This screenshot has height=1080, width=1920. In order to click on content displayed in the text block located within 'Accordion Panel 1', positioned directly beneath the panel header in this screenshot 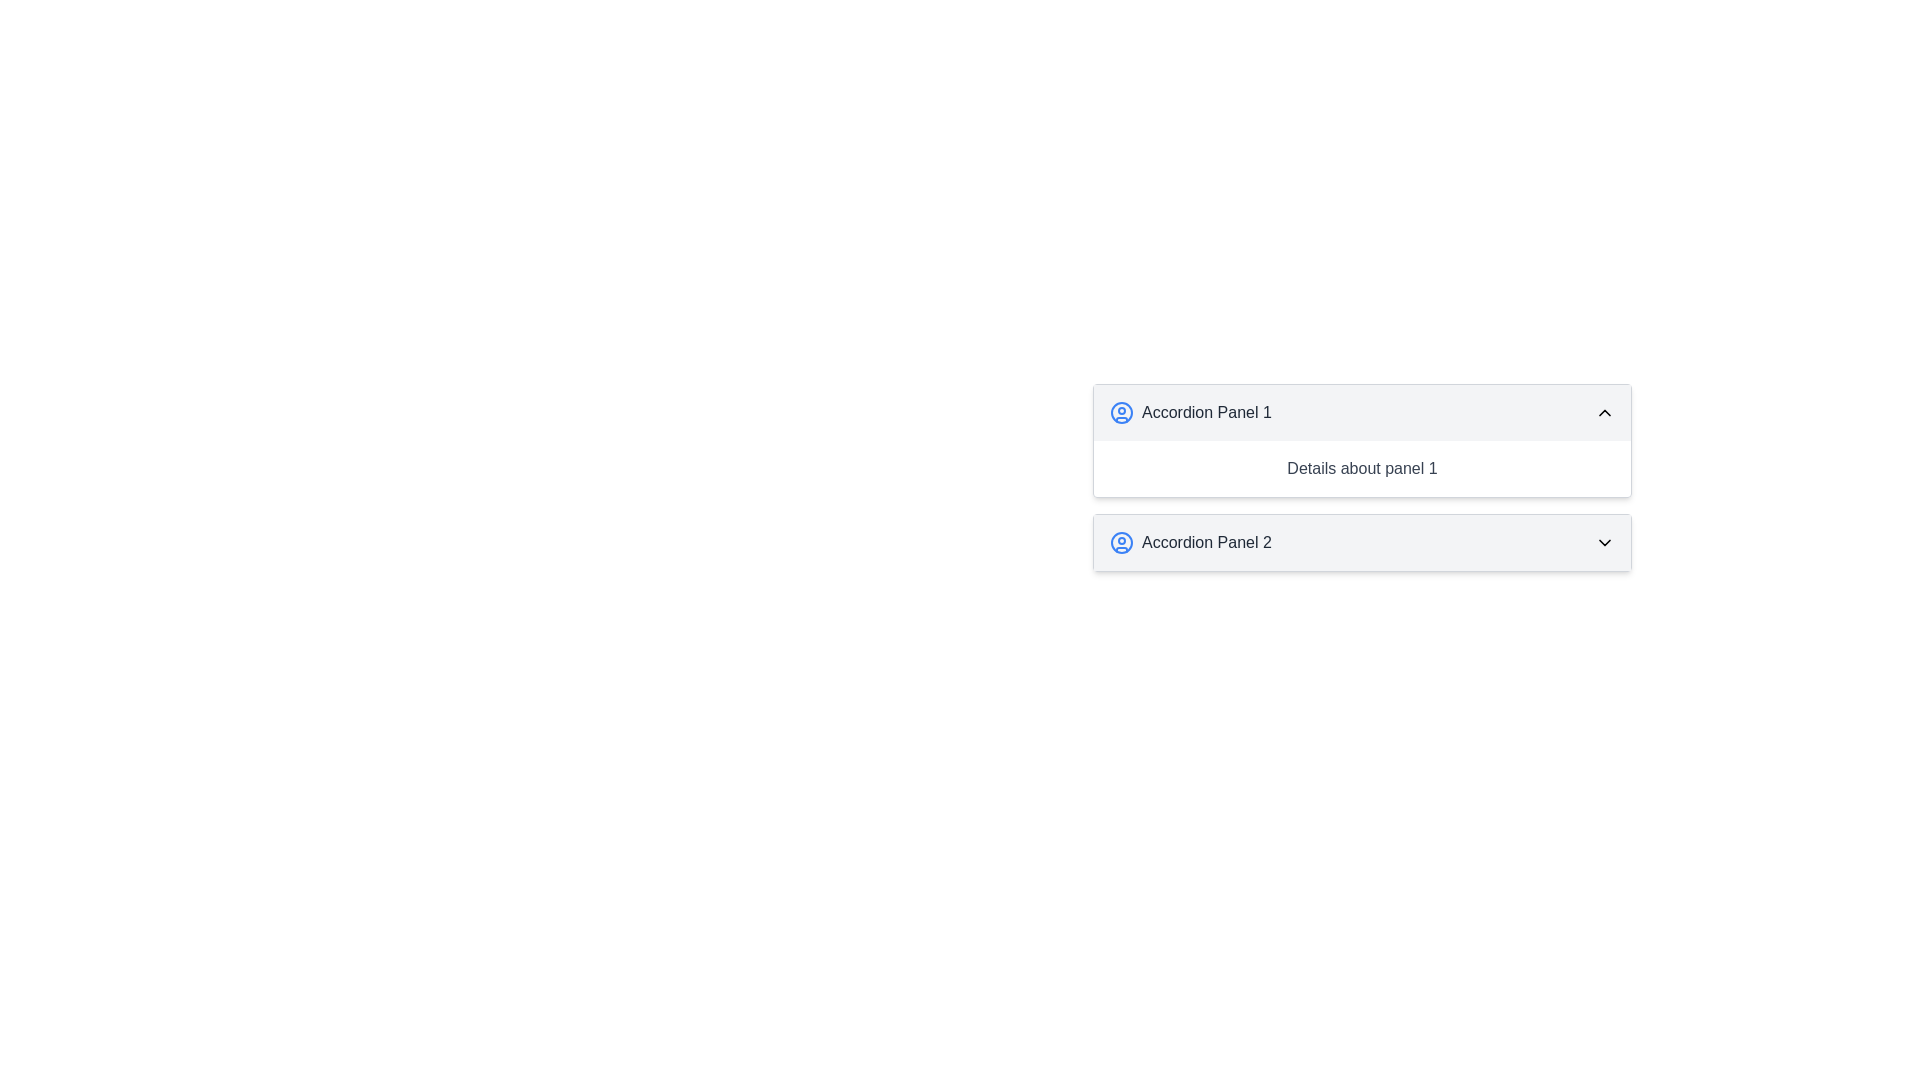, I will do `click(1361, 469)`.